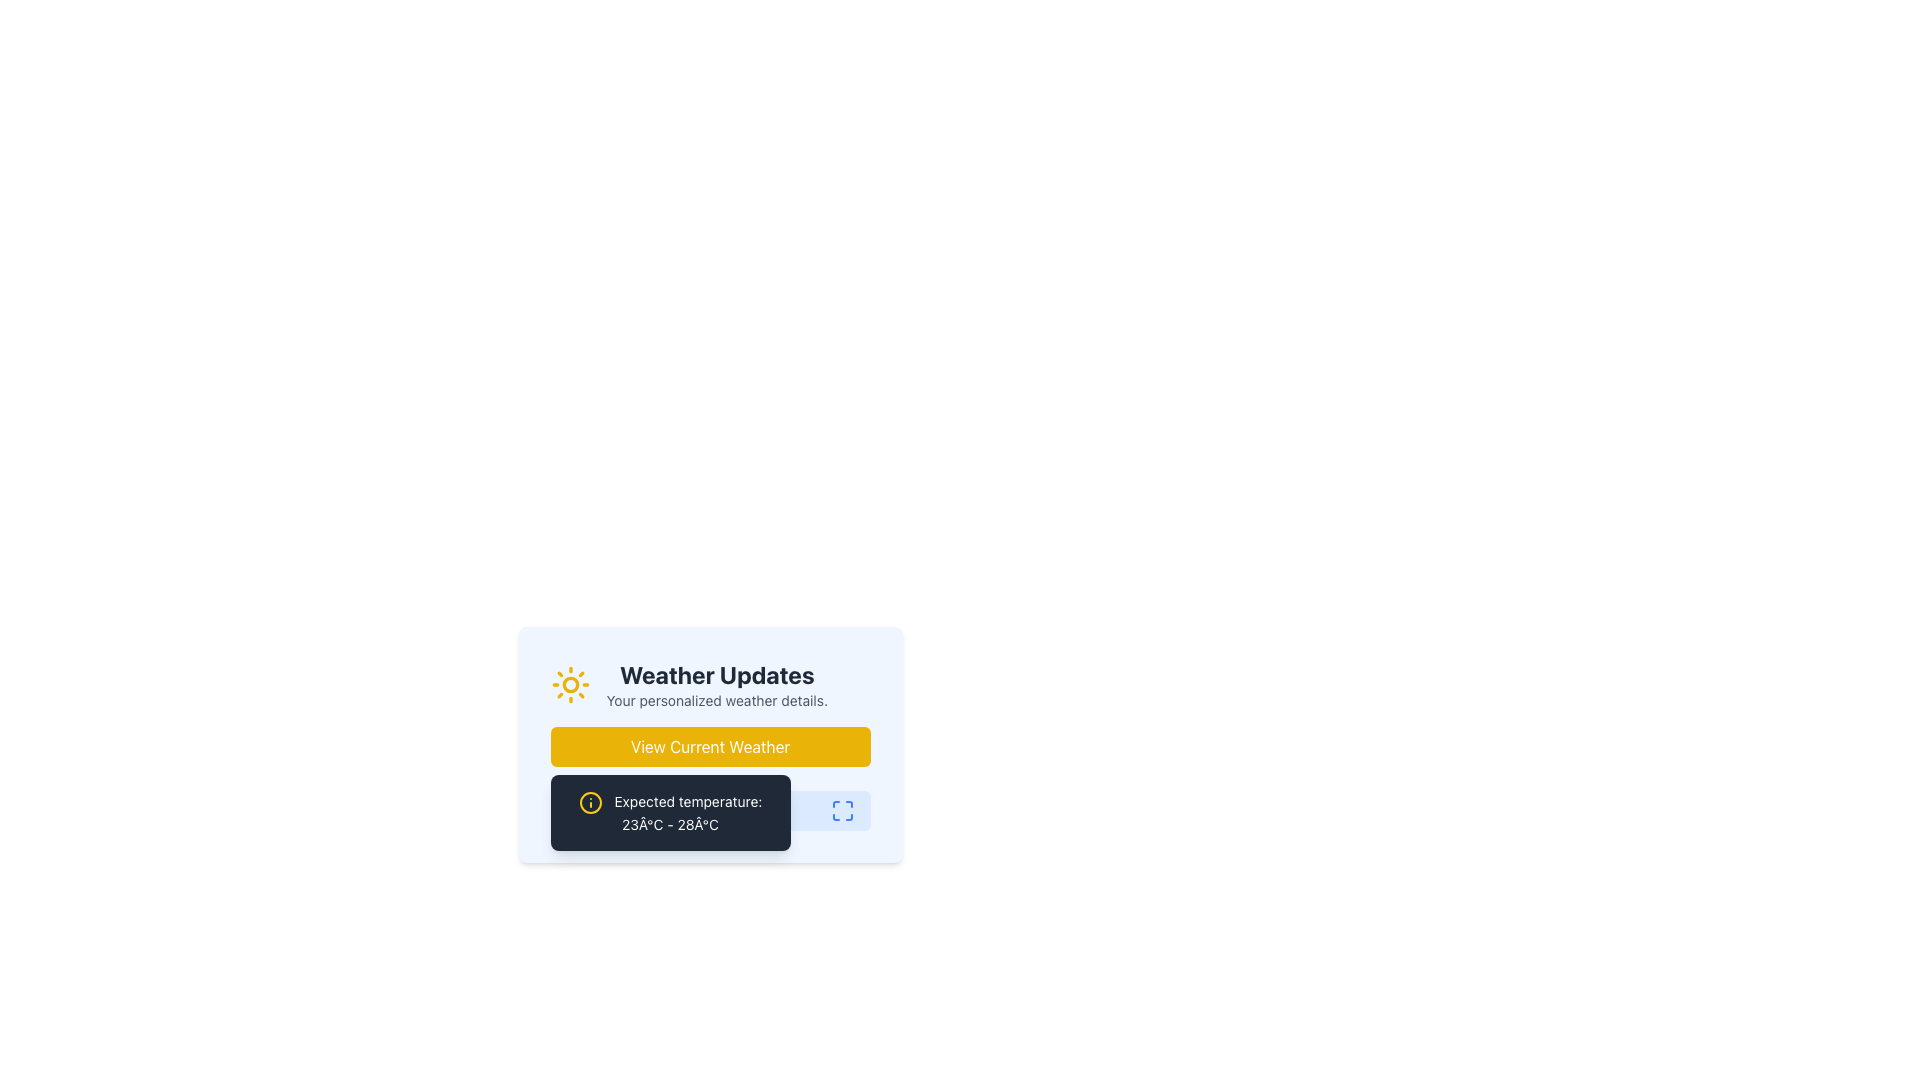 This screenshot has width=1920, height=1080. What do you see at coordinates (670, 813) in the screenshot?
I see `the informational text box displaying the expected temperature range for the day, positioned below the 'View Current Weather' button` at bounding box center [670, 813].